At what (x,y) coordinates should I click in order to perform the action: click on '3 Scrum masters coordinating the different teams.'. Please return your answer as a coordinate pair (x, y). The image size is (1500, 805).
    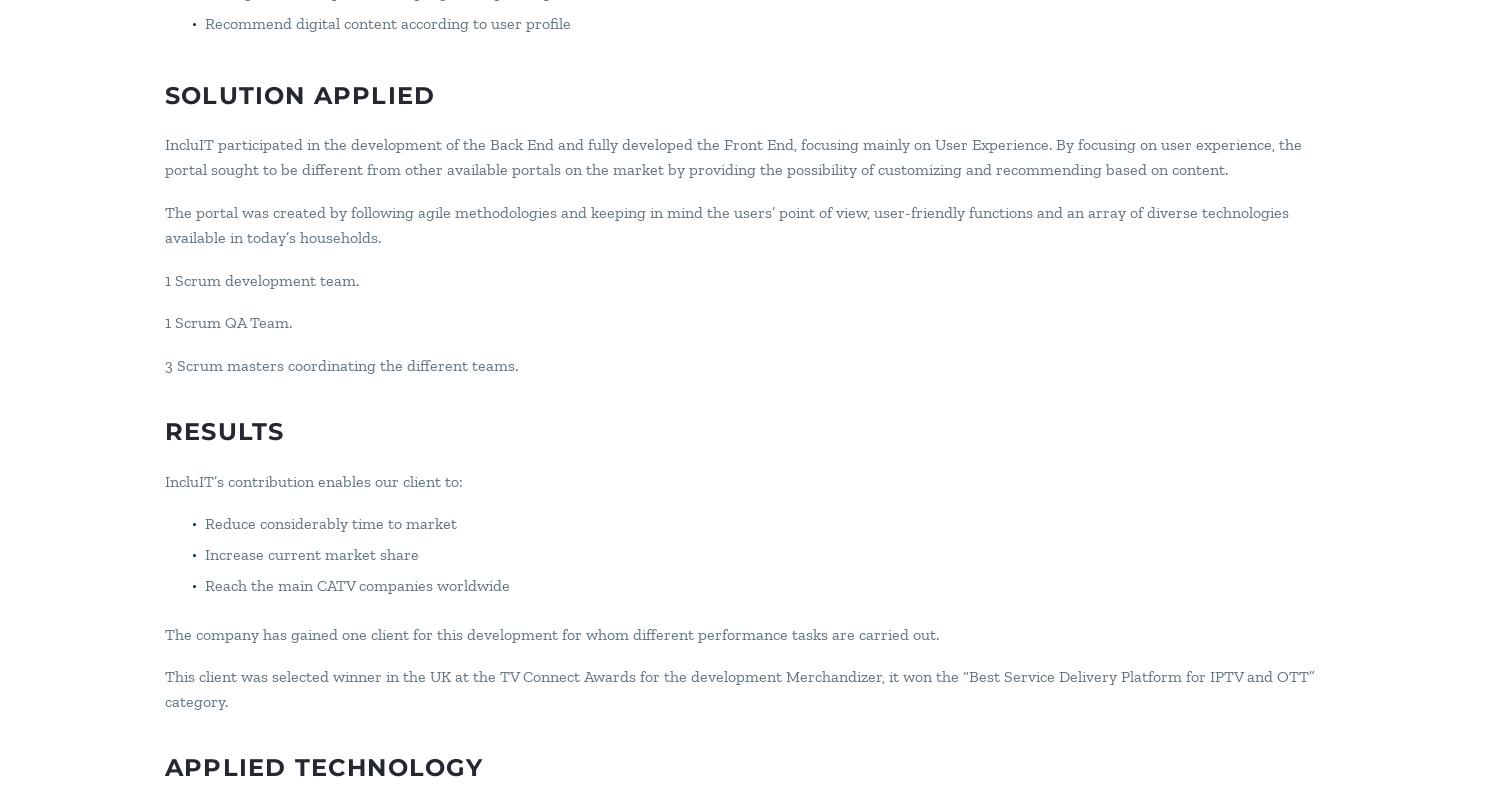
    Looking at the image, I should click on (340, 364).